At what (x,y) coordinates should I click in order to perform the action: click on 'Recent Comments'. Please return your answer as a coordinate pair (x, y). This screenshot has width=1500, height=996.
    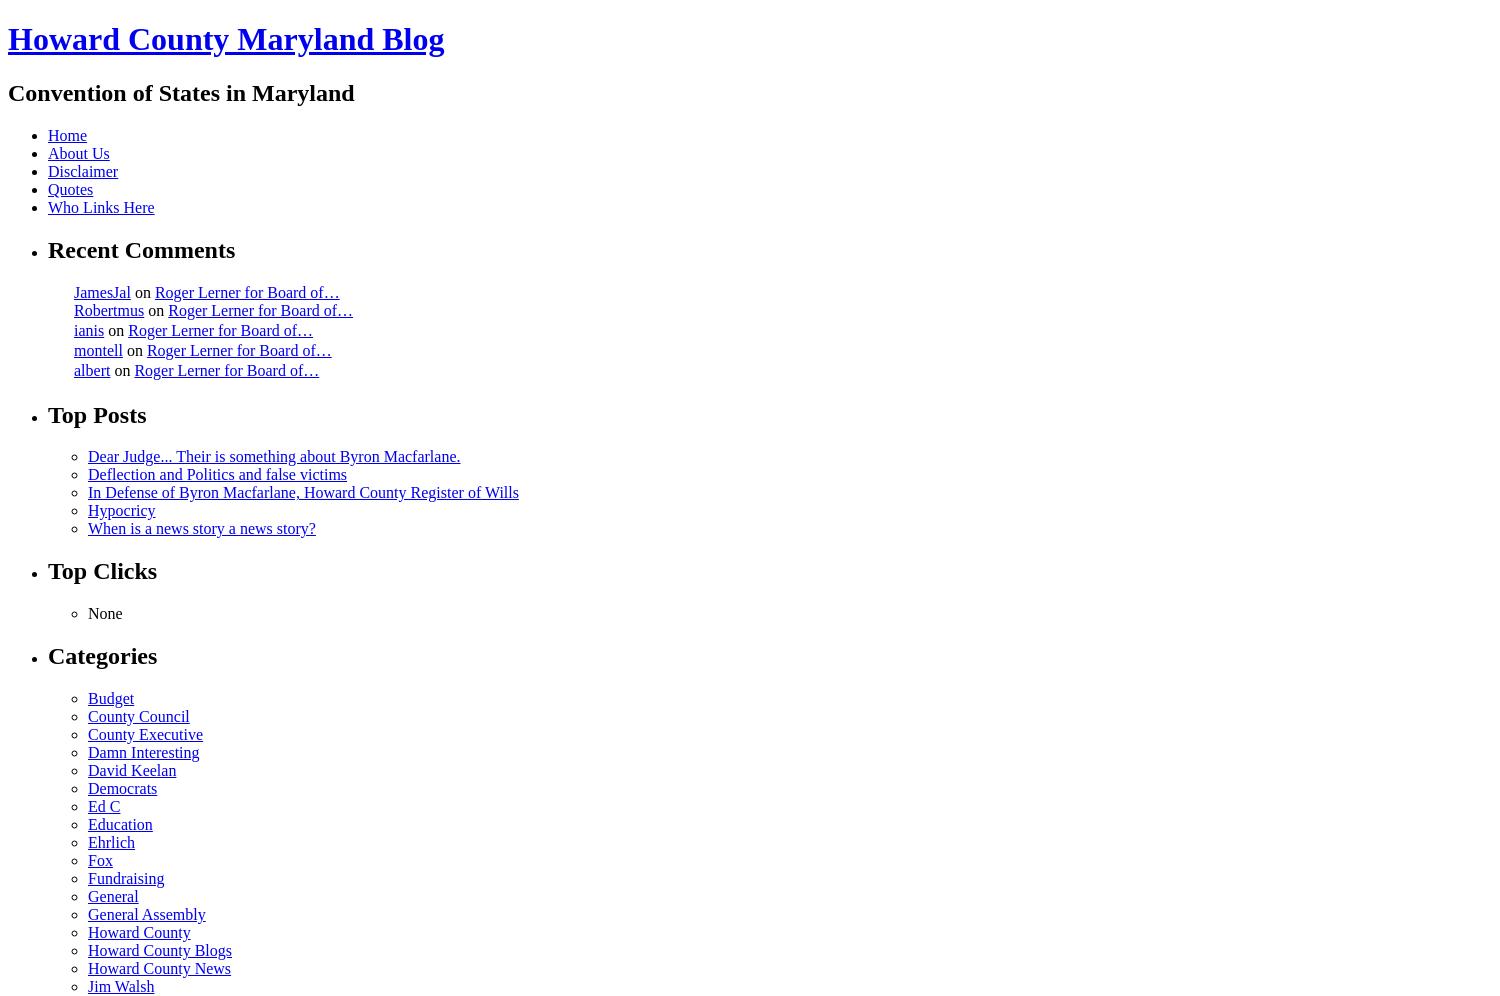
    Looking at the image, I should click on (141, 249).